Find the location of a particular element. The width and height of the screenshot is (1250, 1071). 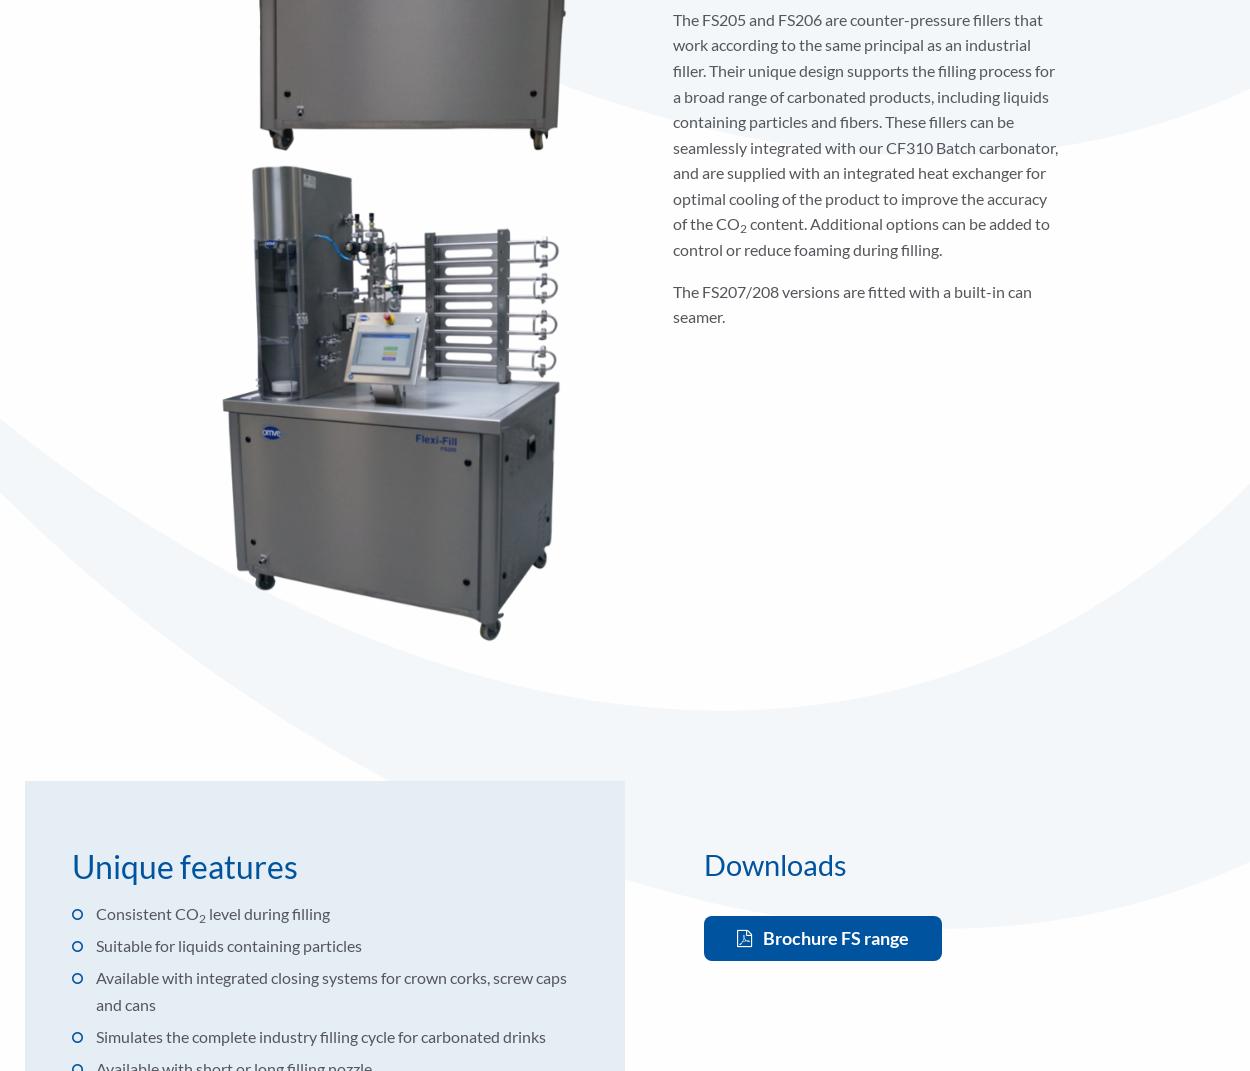

'Unique features' is located at coordinates (185, 865).